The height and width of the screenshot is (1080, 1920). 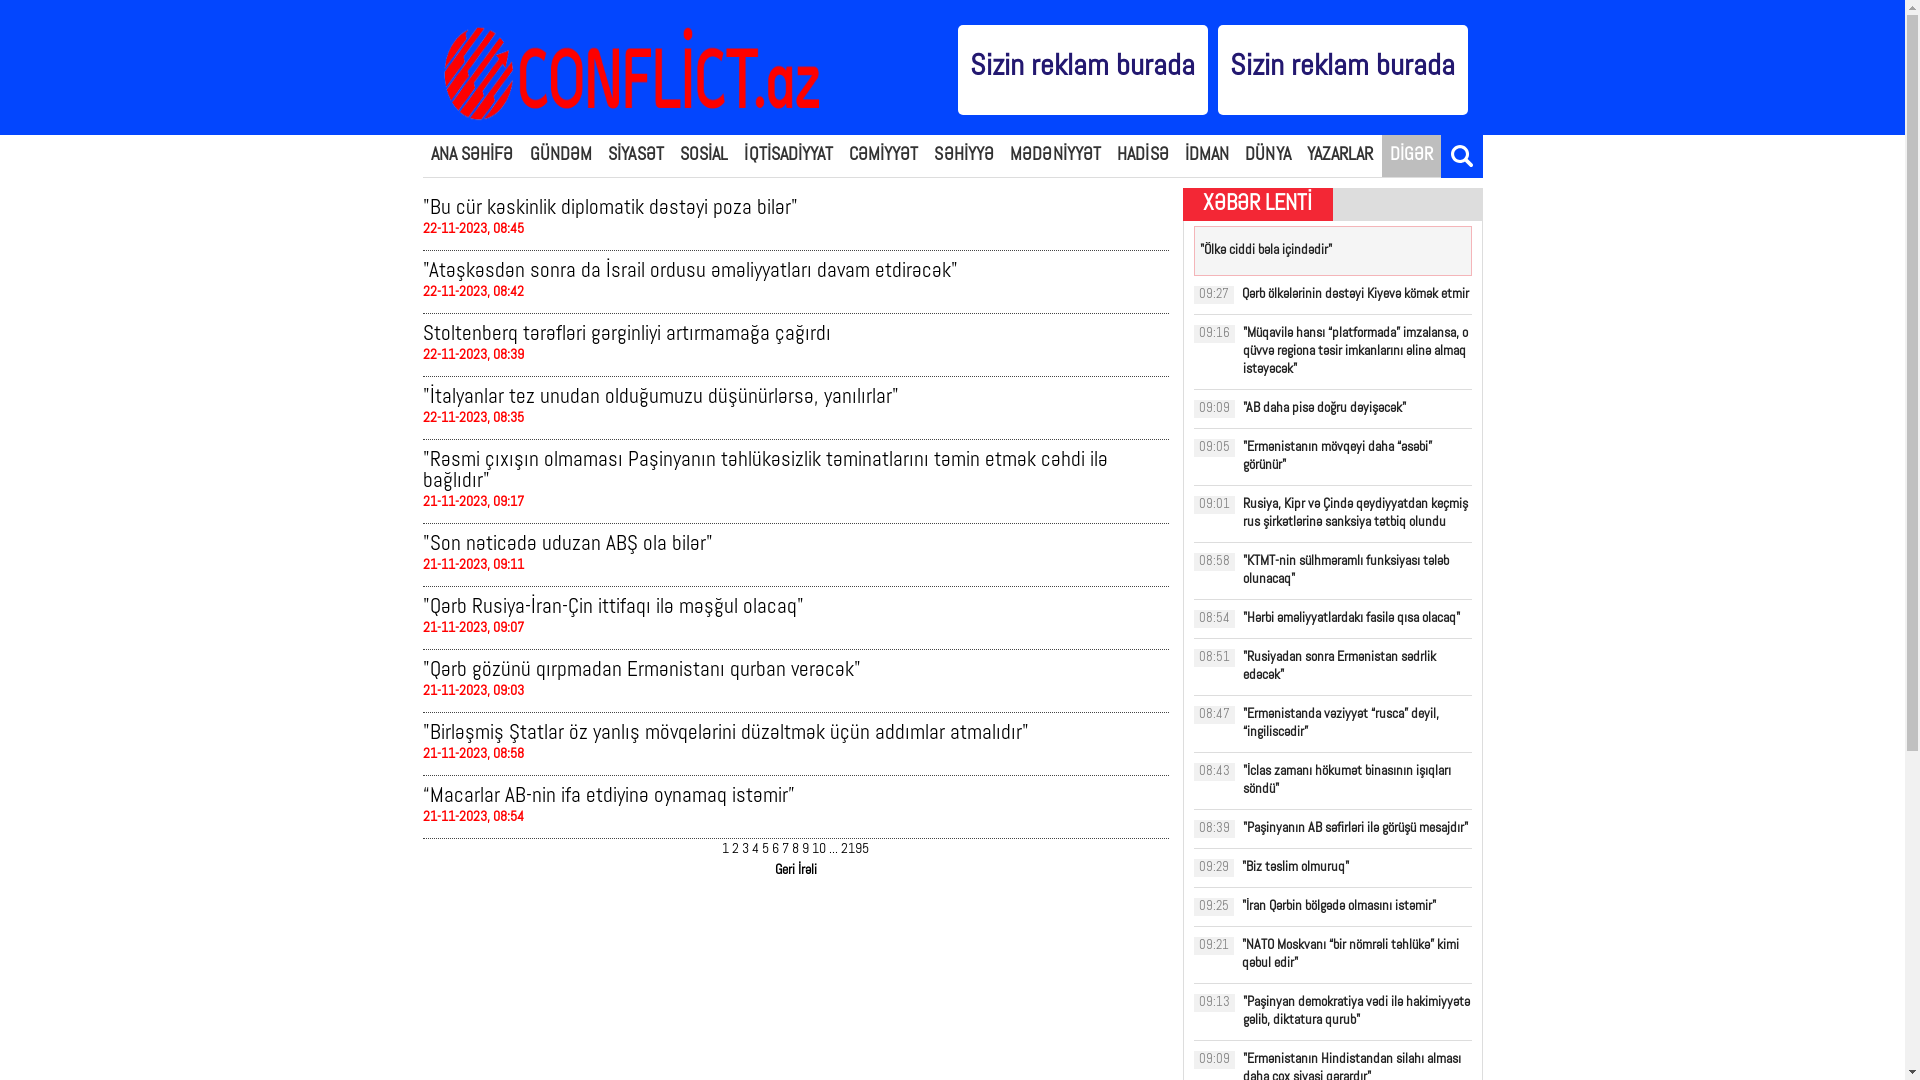 What do you see at coordinates (730, 849) in the screenshot?
I see `'2'` at bounding box center [730, 849].